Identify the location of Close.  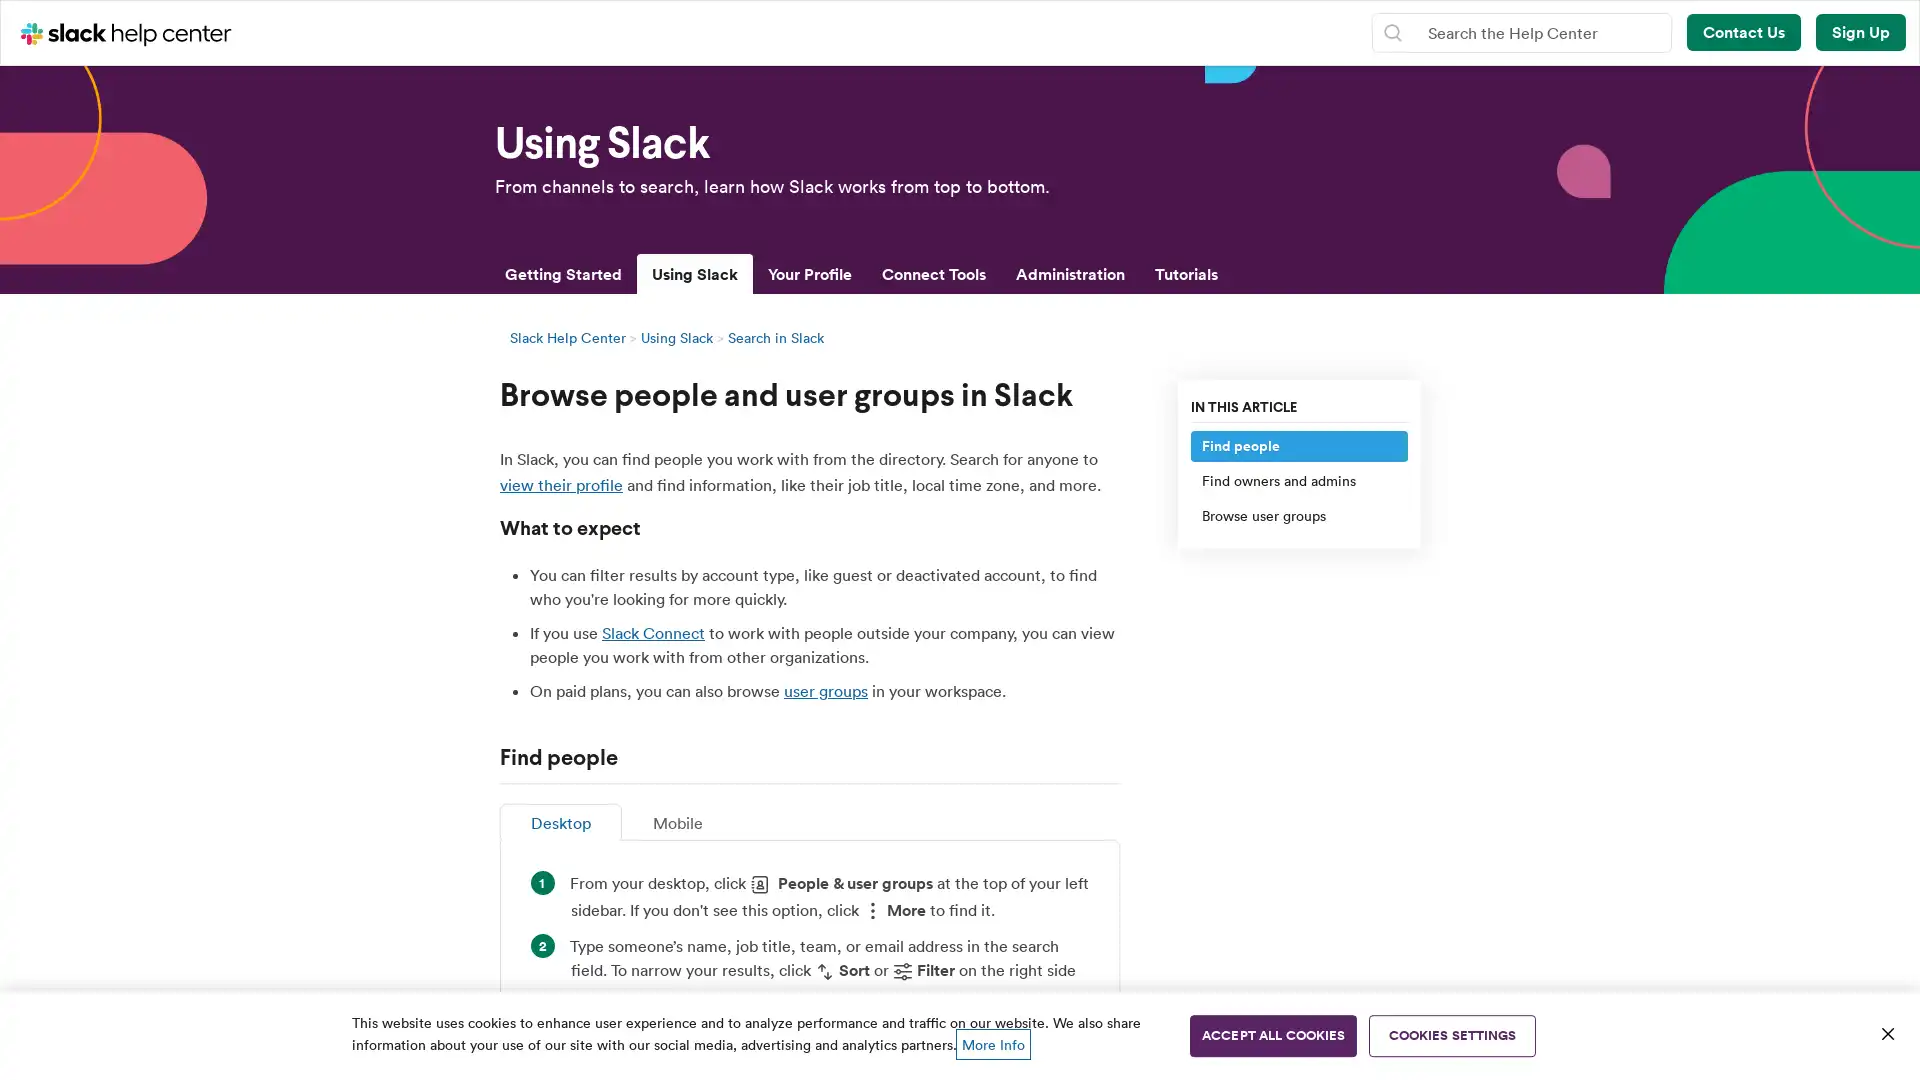
(1886, 1033).